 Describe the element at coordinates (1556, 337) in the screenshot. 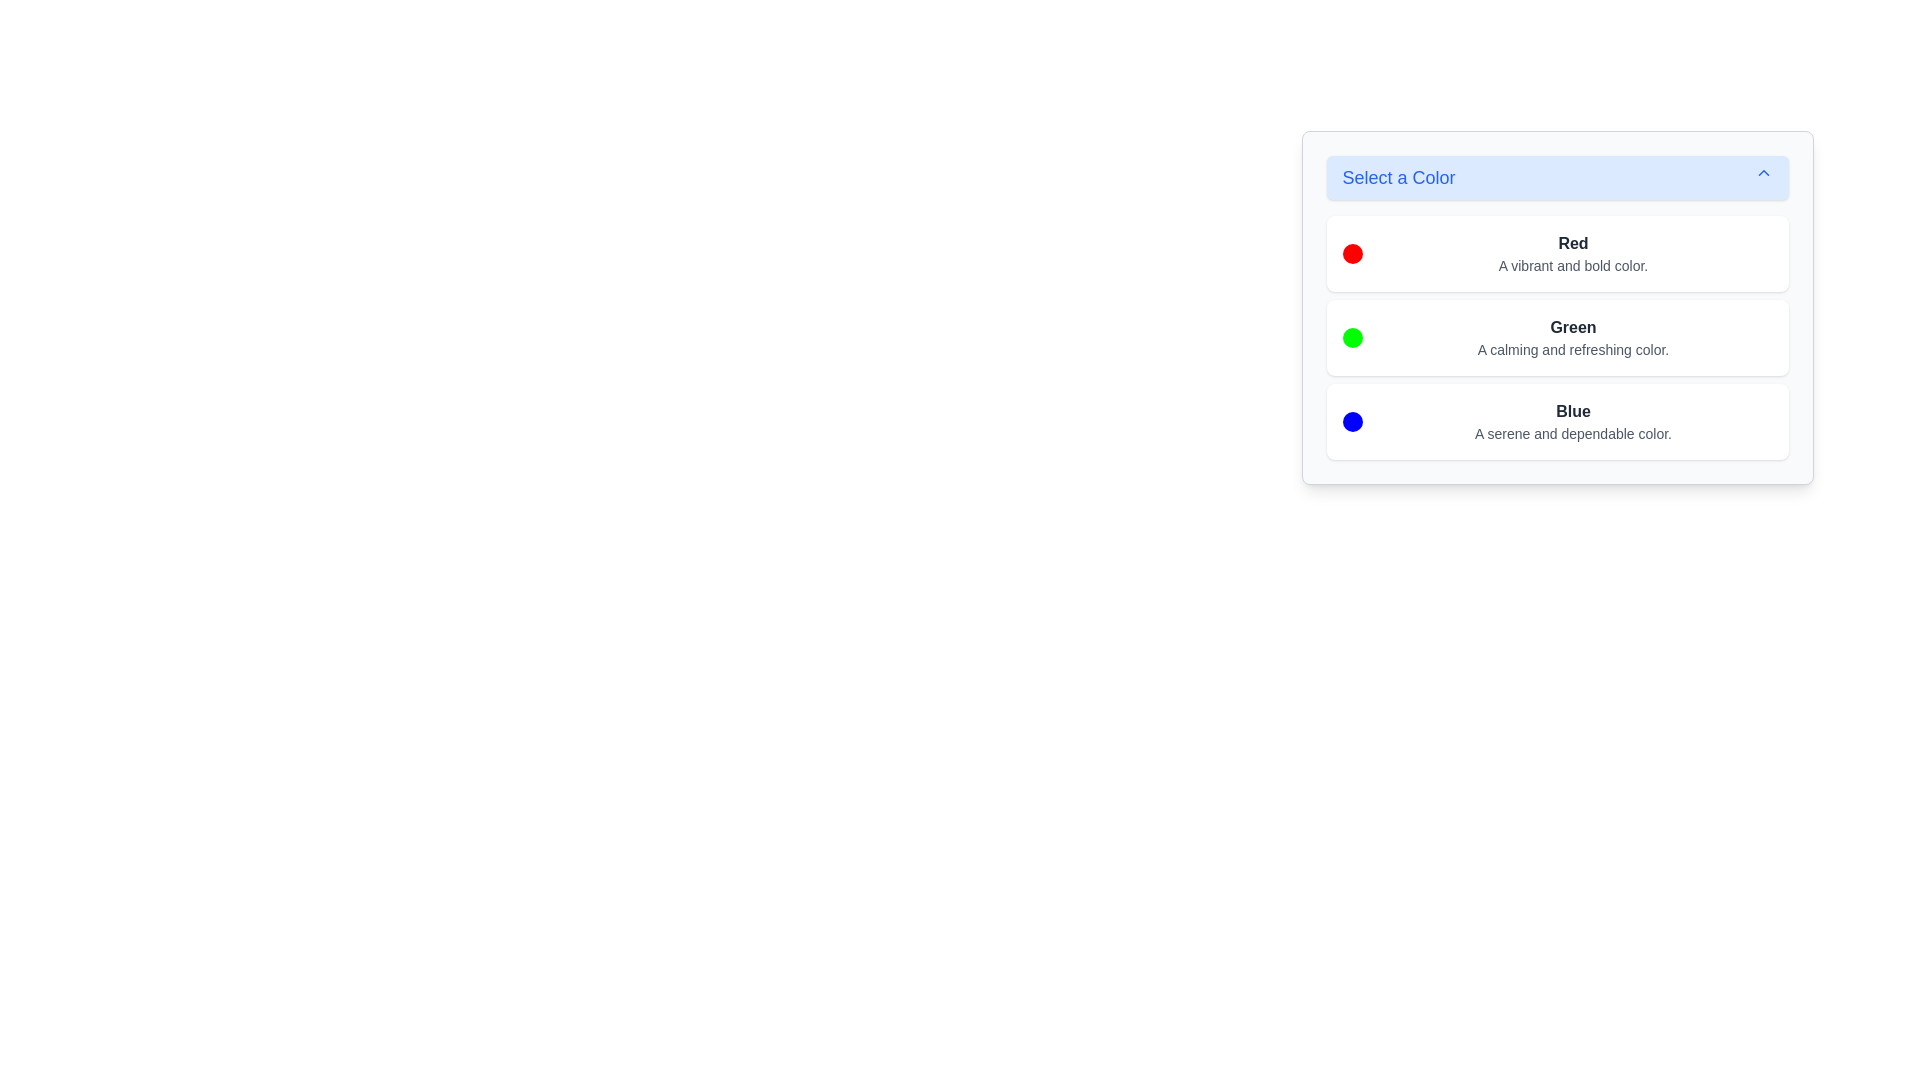

I see `the second selectable card item in the list that has a green circular indicator, bold text stating 'Green', and a descriptive text underneath about the calming color` at that location.